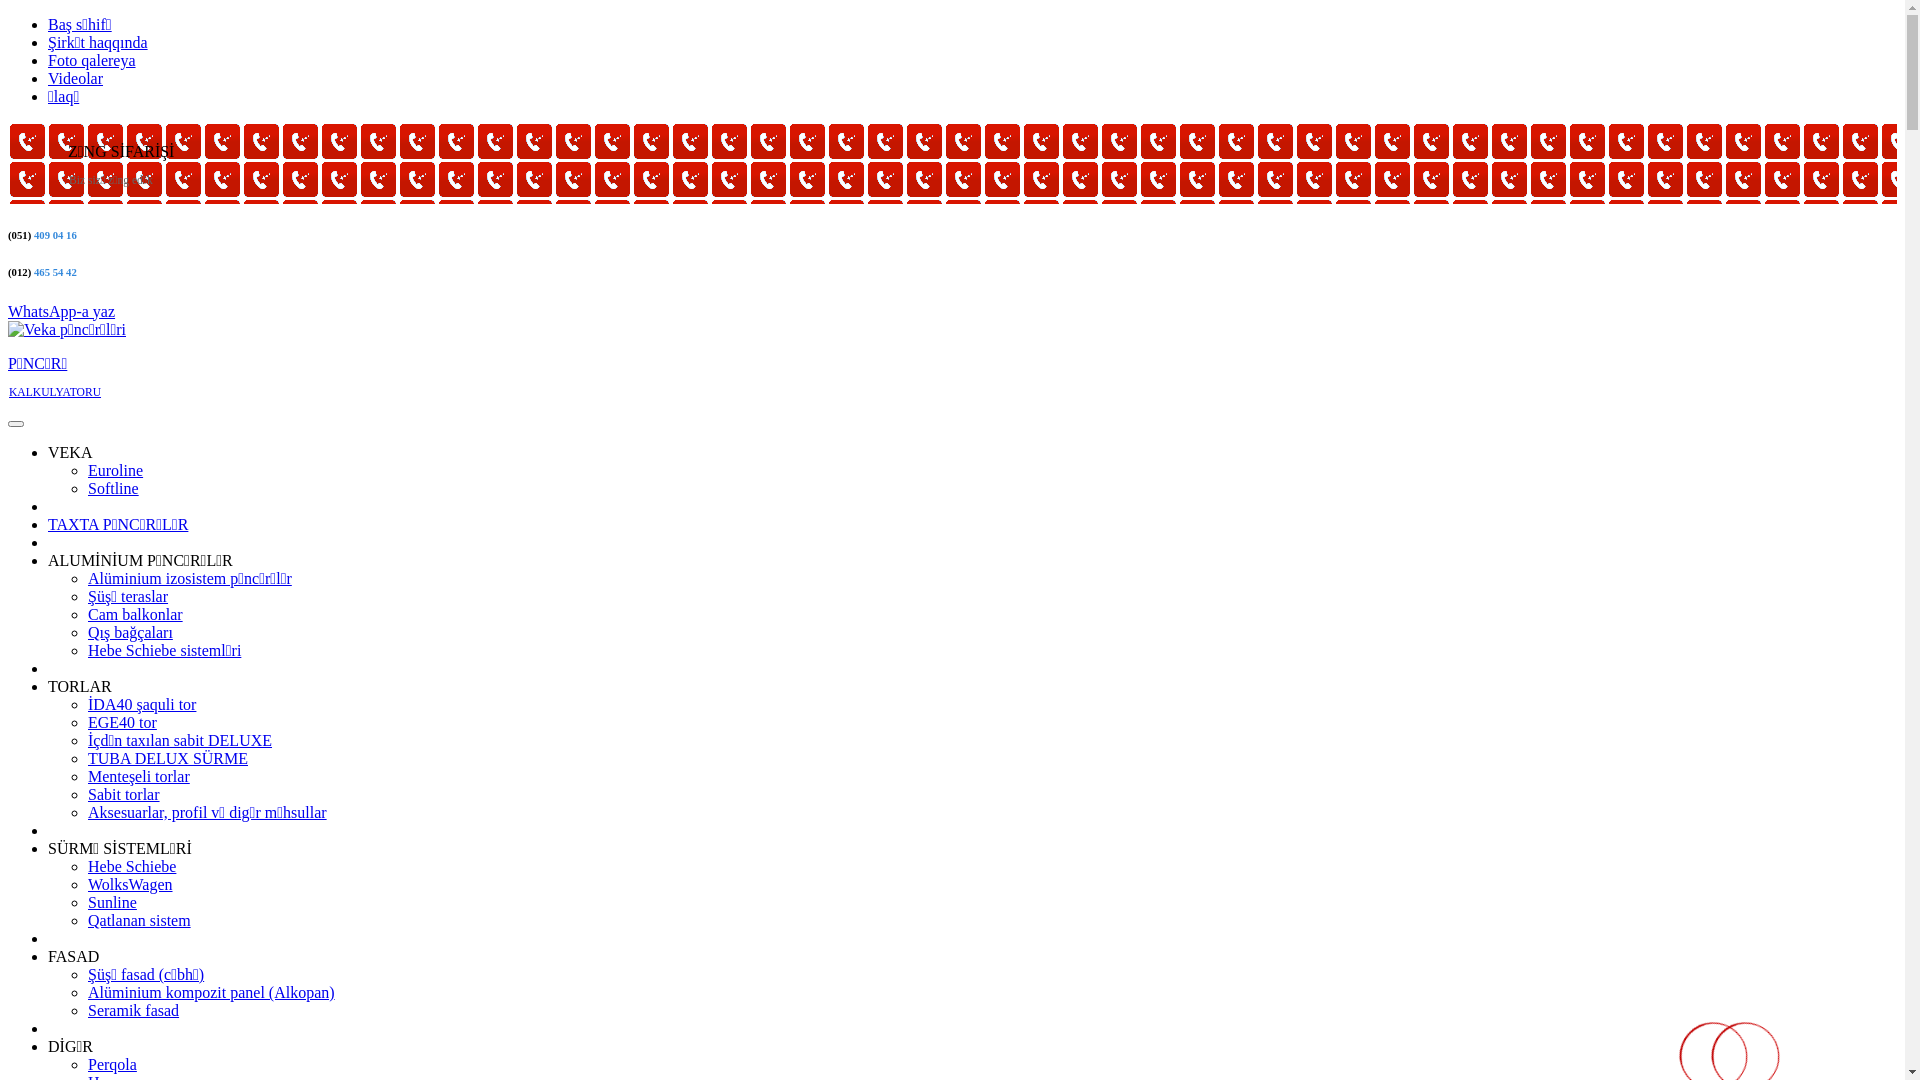 The height and width of the screenshot is (1080, 1920). Describe the element at coordinates (129, 883) in the screenshot. I see `'WolksWagen'` at that location.